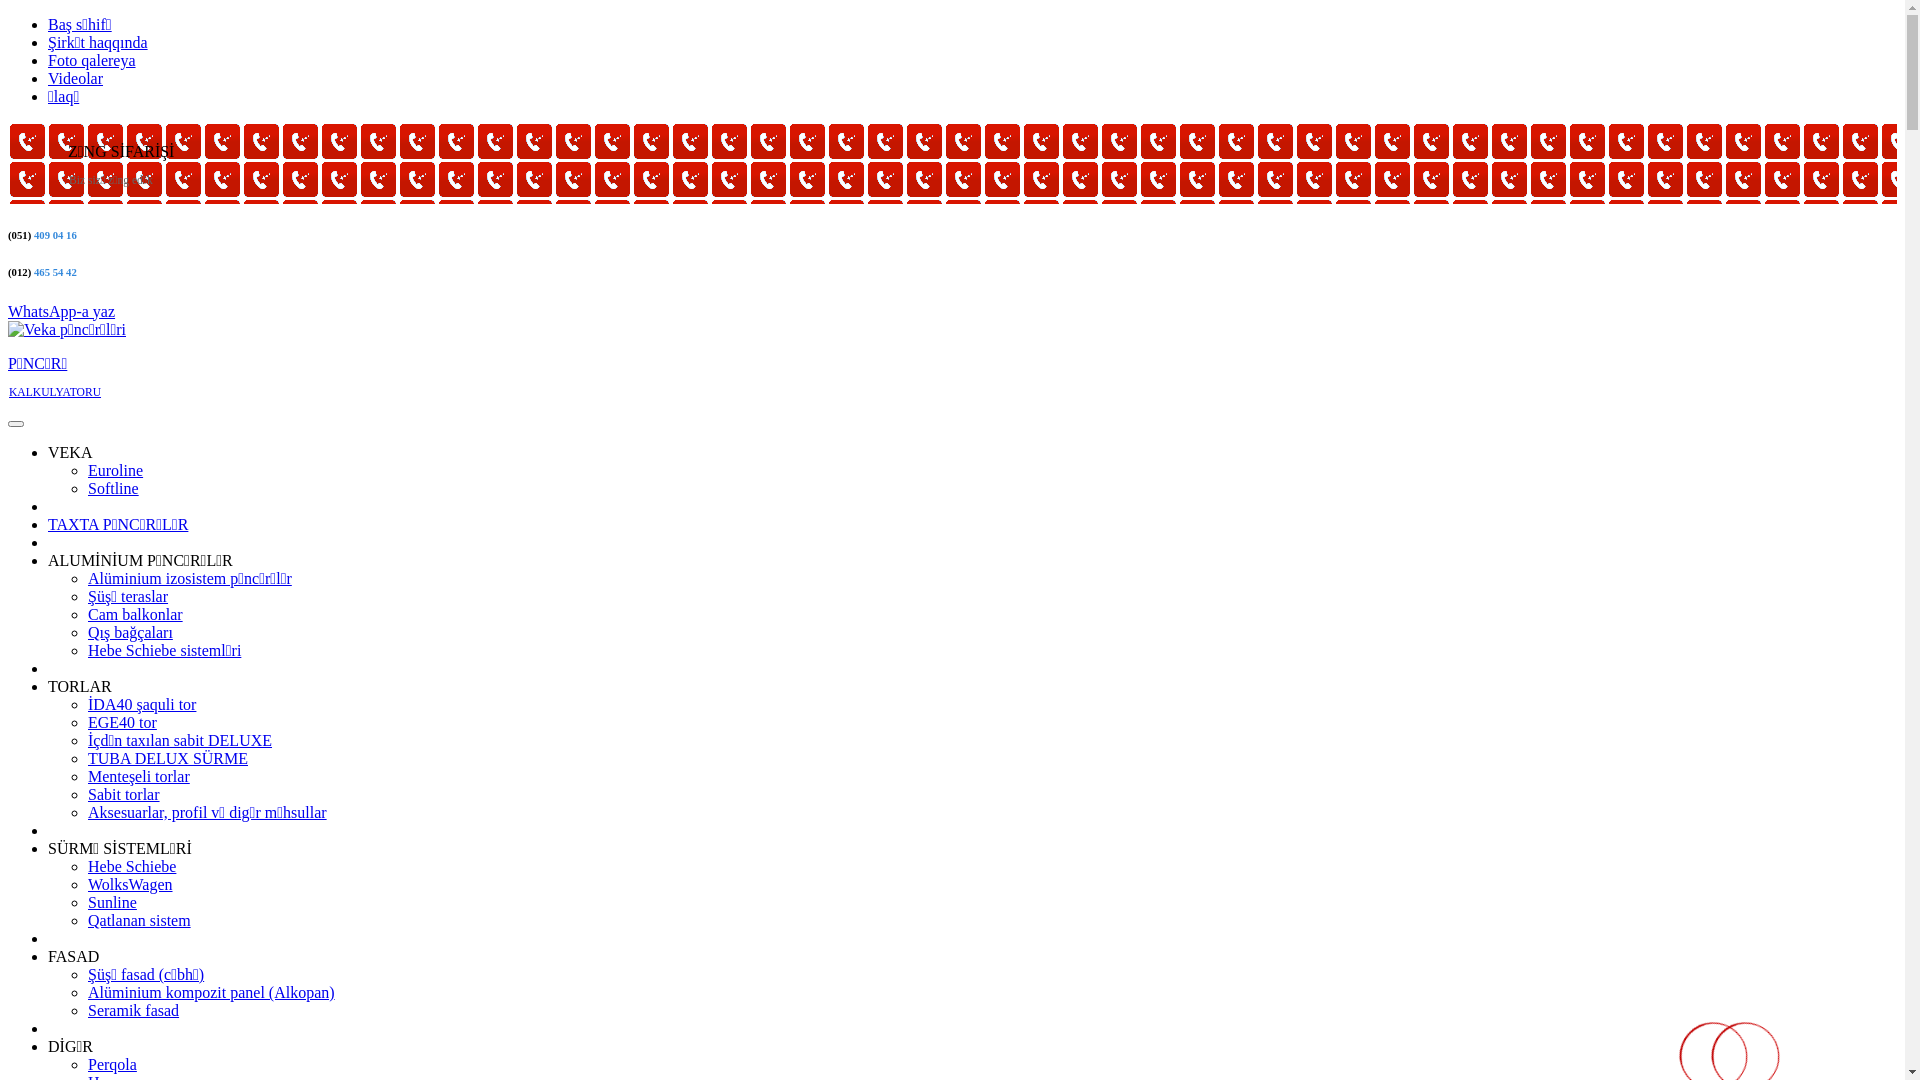 The height and width of the screenshot is (1080, 1920). Describe the element at coordinates (129, 883) in the screenshot. I see `'WolksWagen'` at that location.